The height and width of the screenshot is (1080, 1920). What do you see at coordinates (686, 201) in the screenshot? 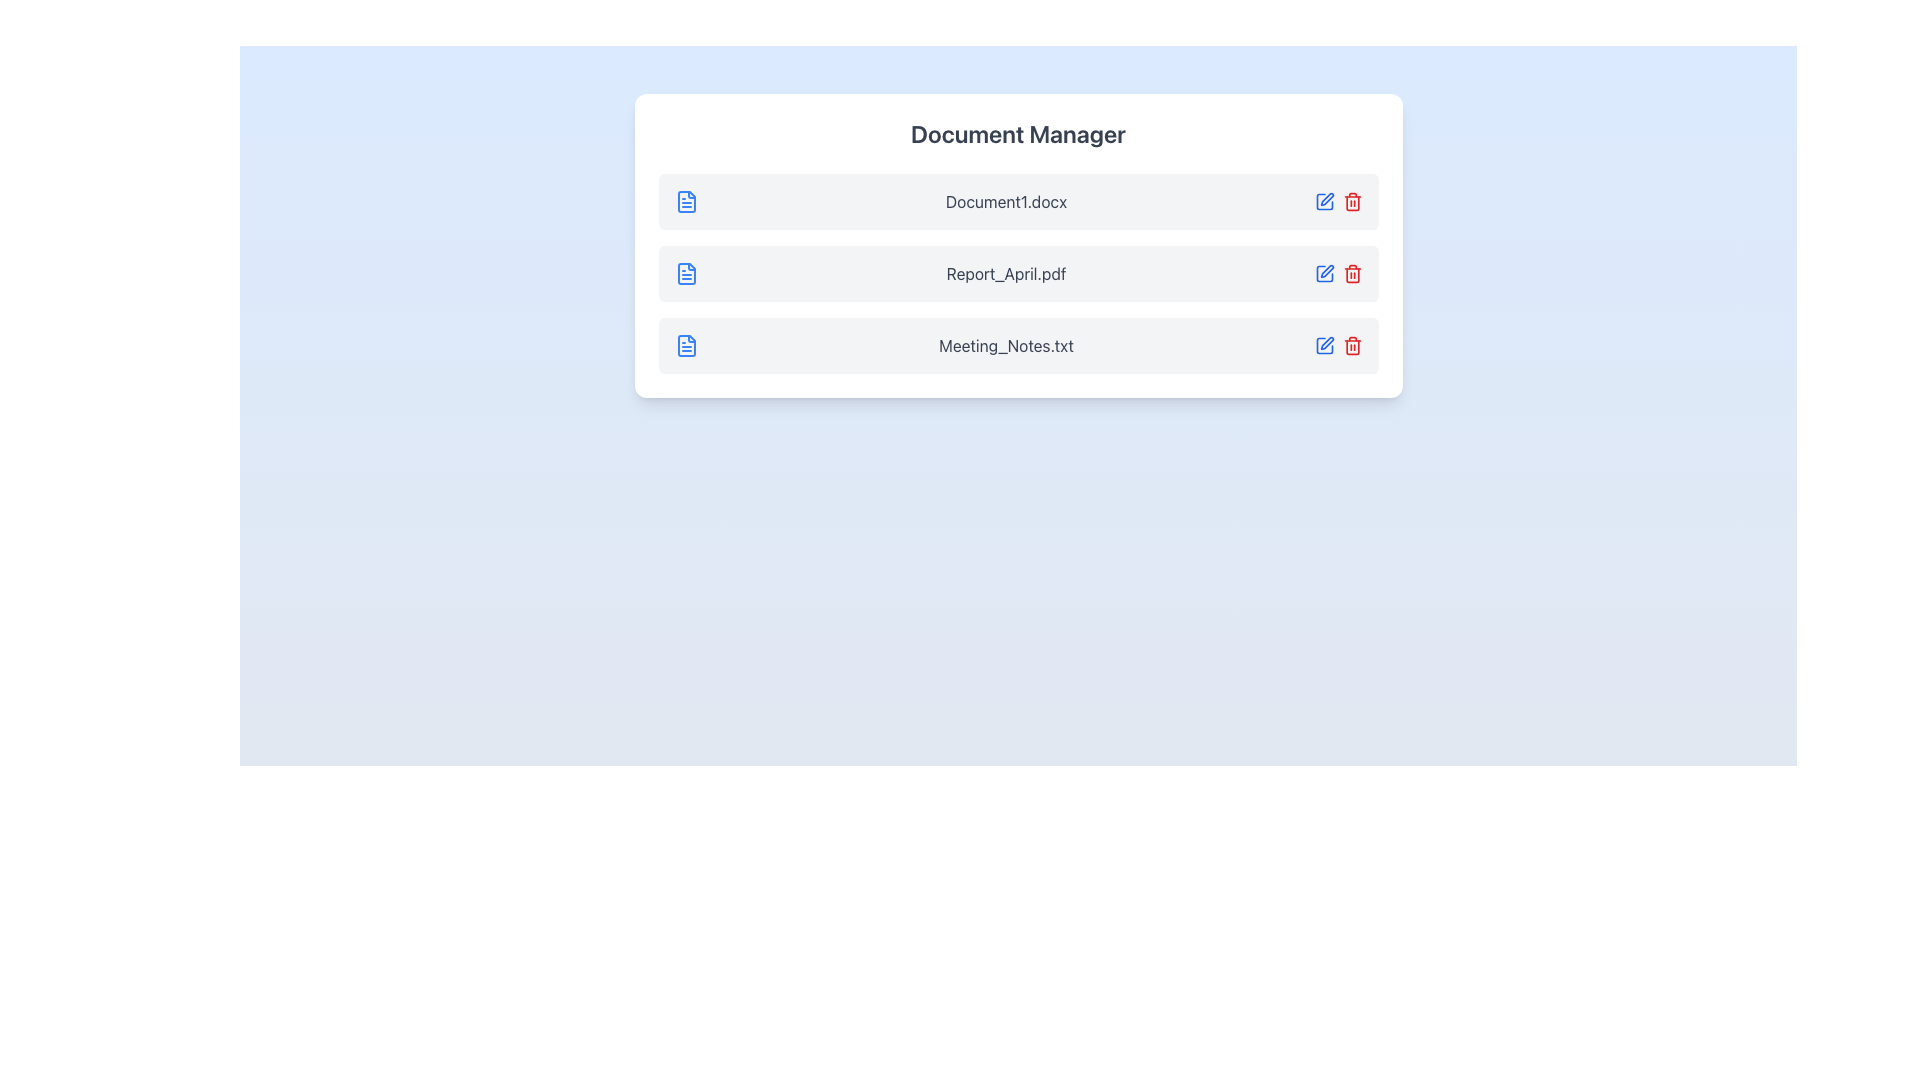
I see `the blue file document icon located to the left of 'Document1.docx', which is the first icon in the document list` at bounding box center [686, 201].